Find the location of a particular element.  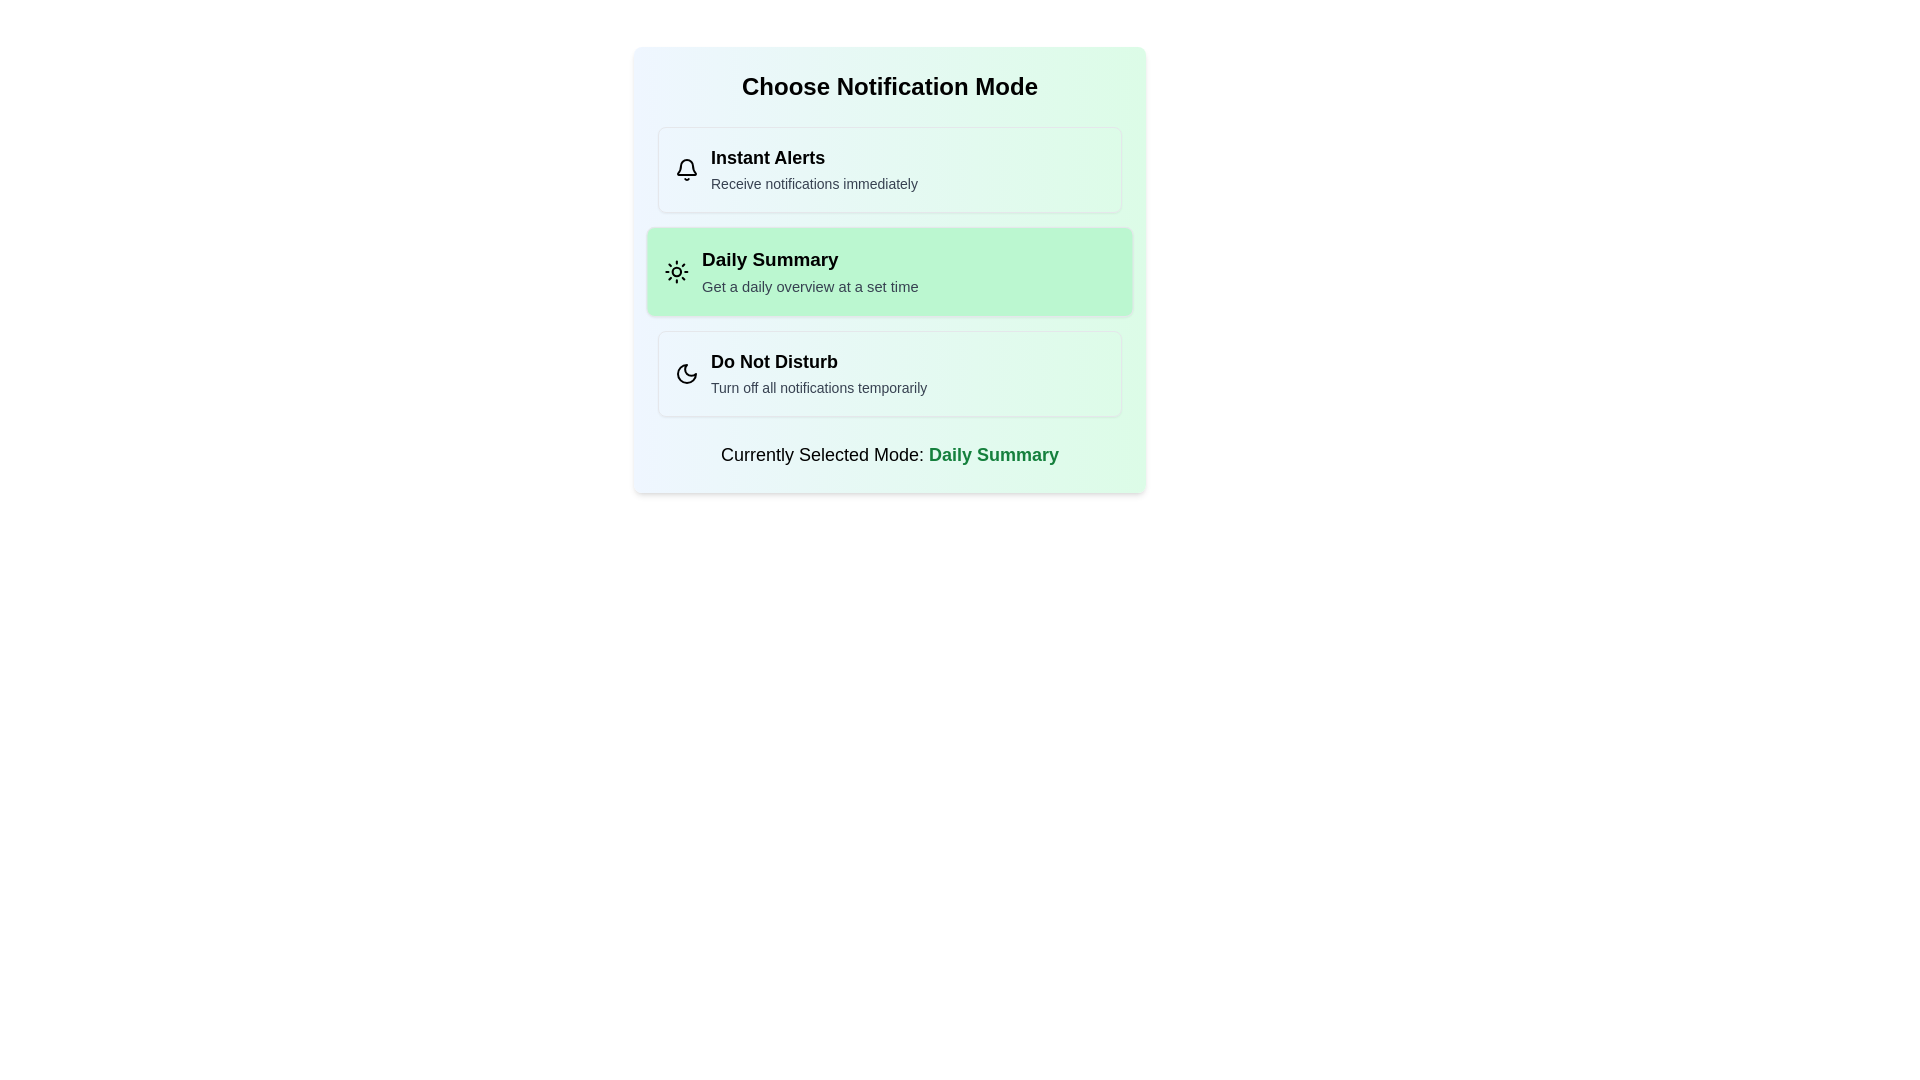

the static text that provides details about the 'Do Not Disturb' mode, located below the 'Do Not Disturb' header in the third option of the vertical list is located at coordinates (819, 388).